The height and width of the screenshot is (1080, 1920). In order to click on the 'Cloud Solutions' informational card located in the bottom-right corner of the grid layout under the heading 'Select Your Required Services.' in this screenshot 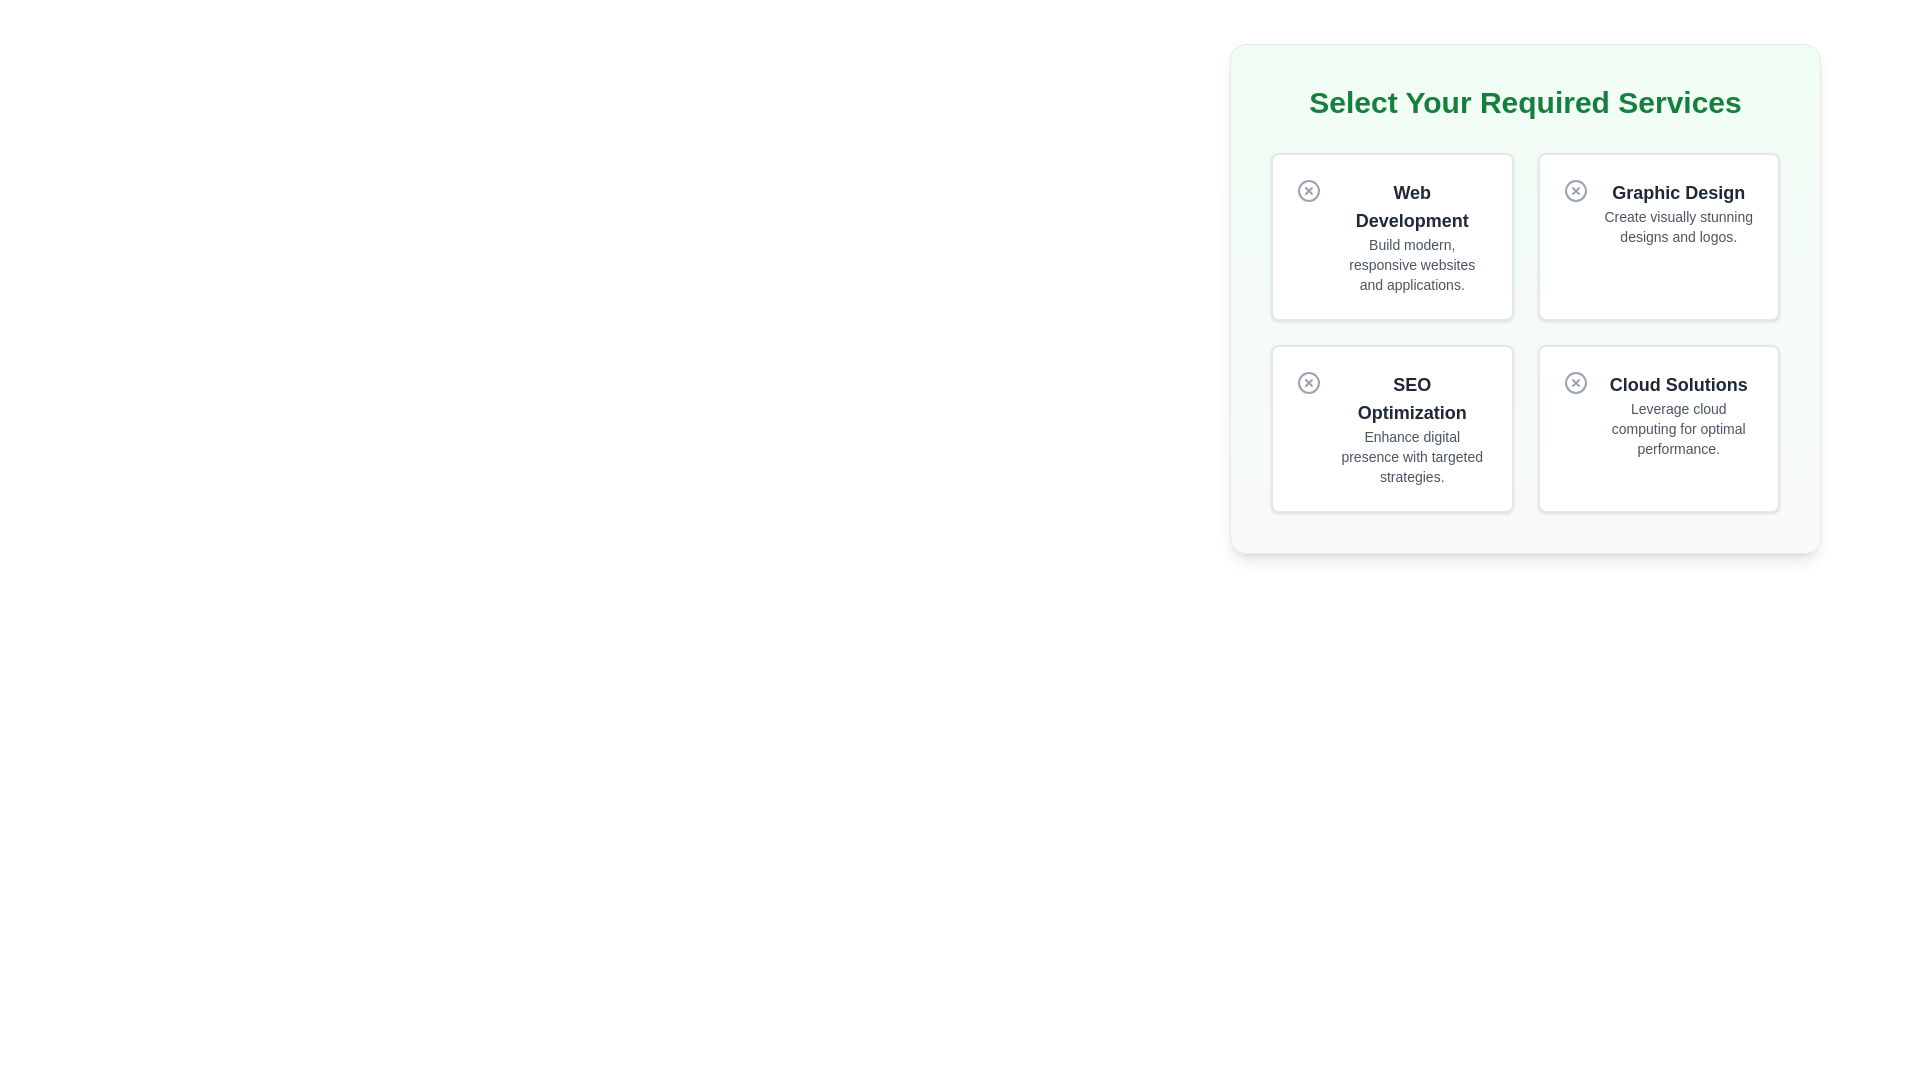, I will do `click(1678, 414)`.